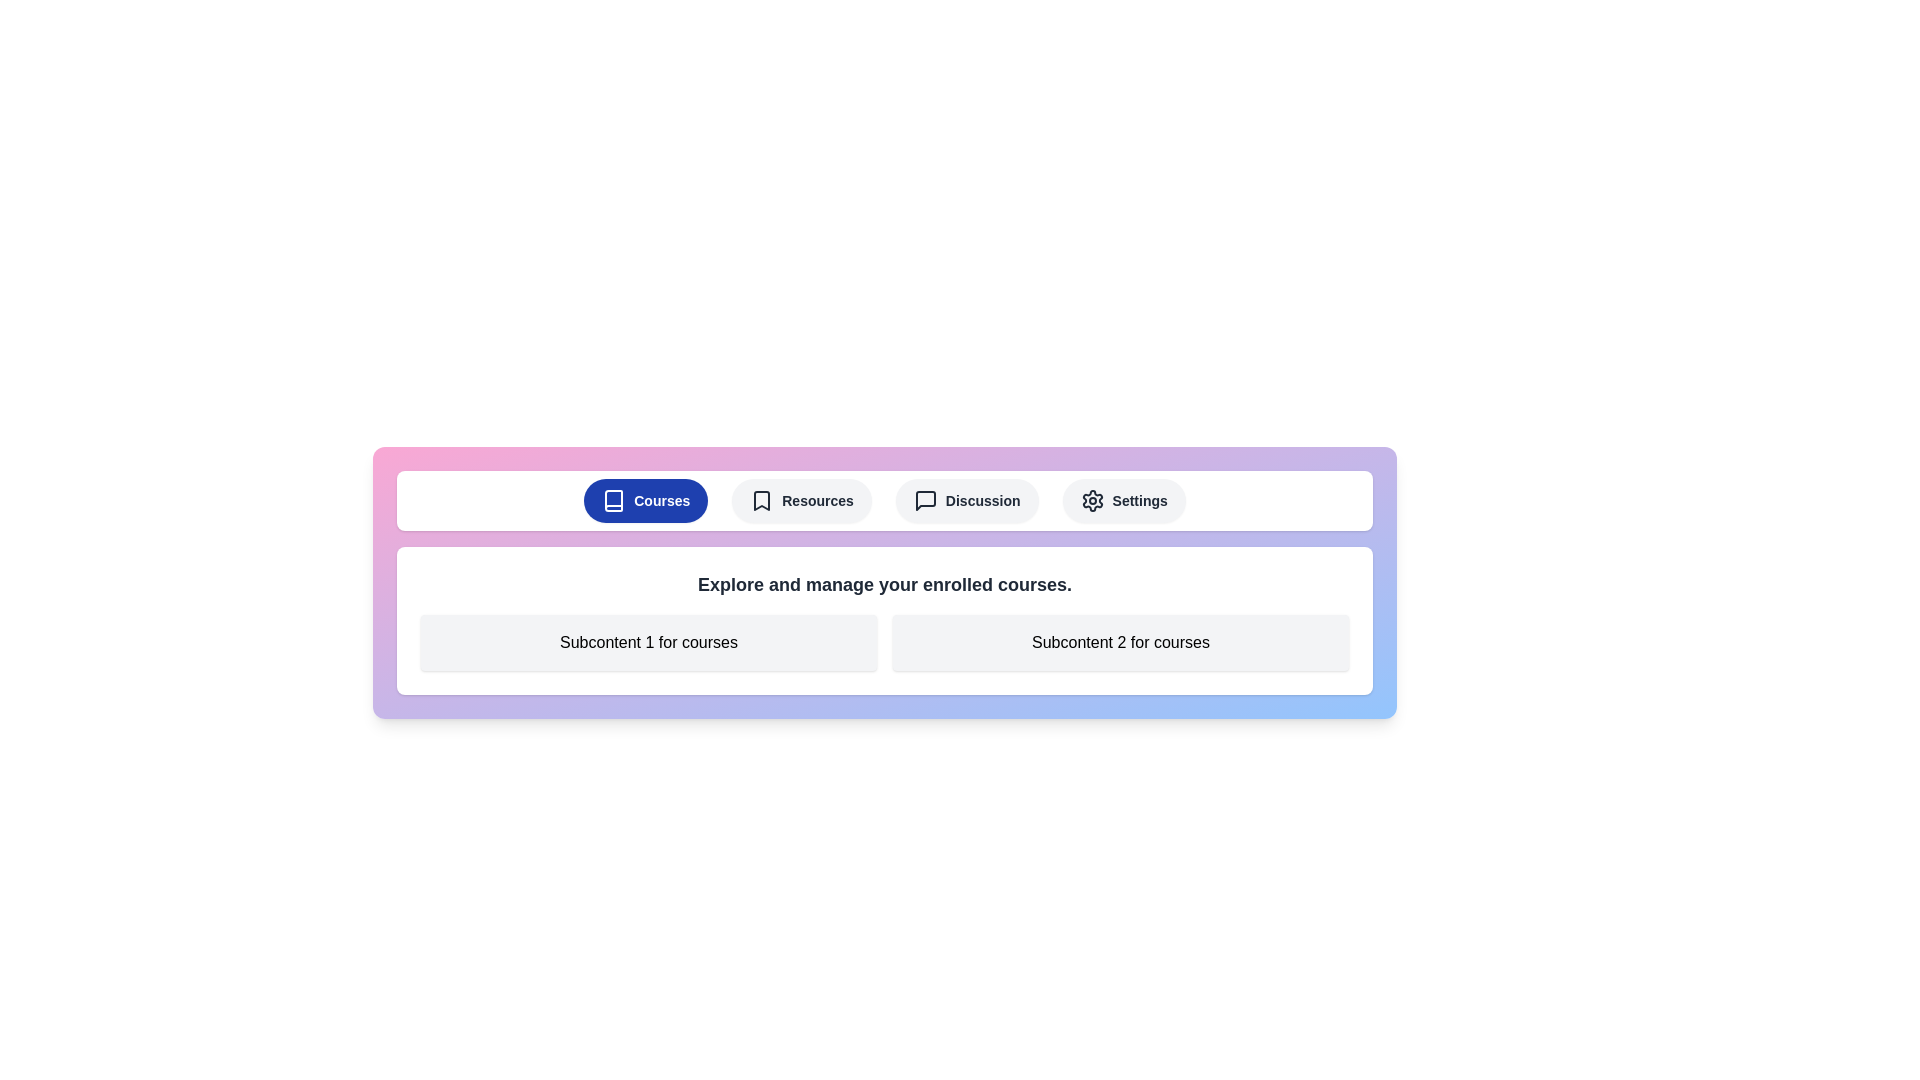 This screenshot has height=1080, width=1920. Describe the element at coordinates (883, 620) in the screenshot. I see `title 'Explore and manage your enrolled courses.' and the subitem texts 'Subcontent 1 for courses' and 'Subcontent 2 for courses' from the Block element located in the center of the interface` at that location.